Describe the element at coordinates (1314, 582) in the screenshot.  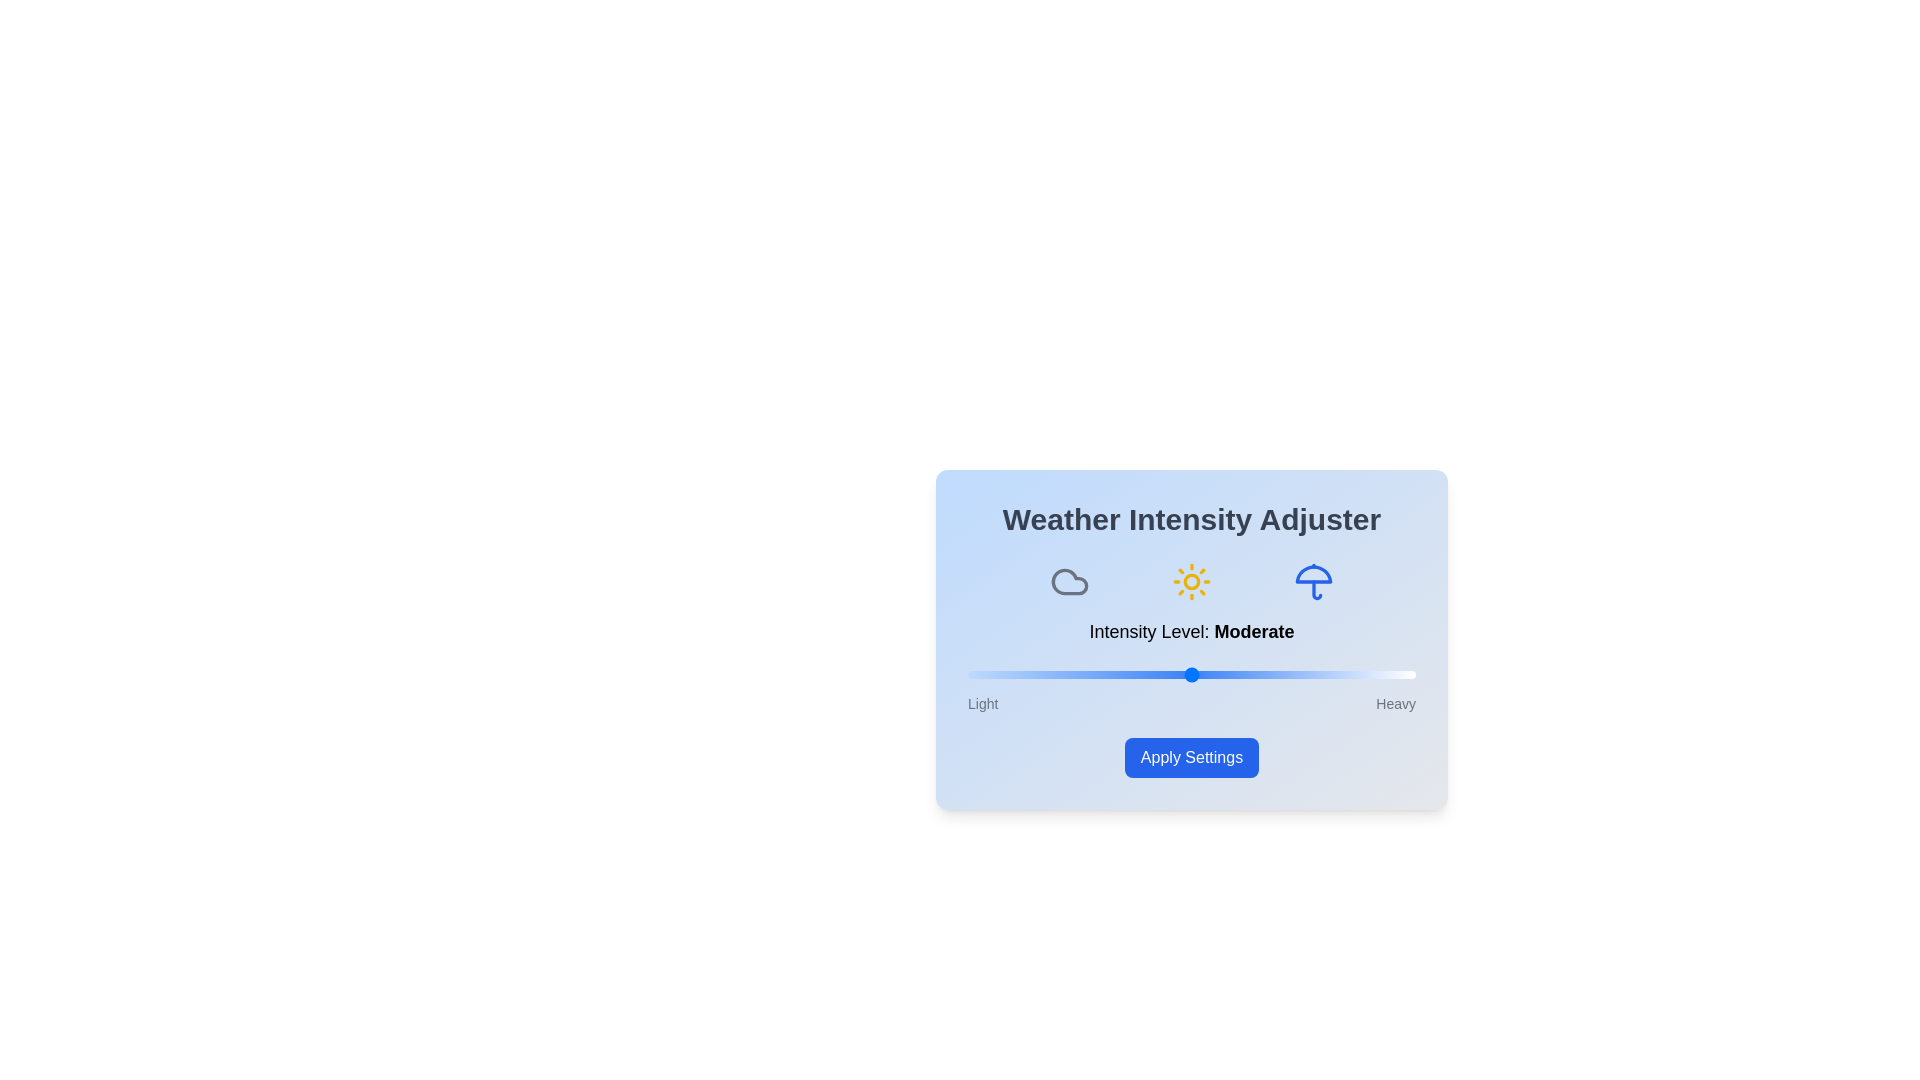
I see `the umbrella icon` at that location.